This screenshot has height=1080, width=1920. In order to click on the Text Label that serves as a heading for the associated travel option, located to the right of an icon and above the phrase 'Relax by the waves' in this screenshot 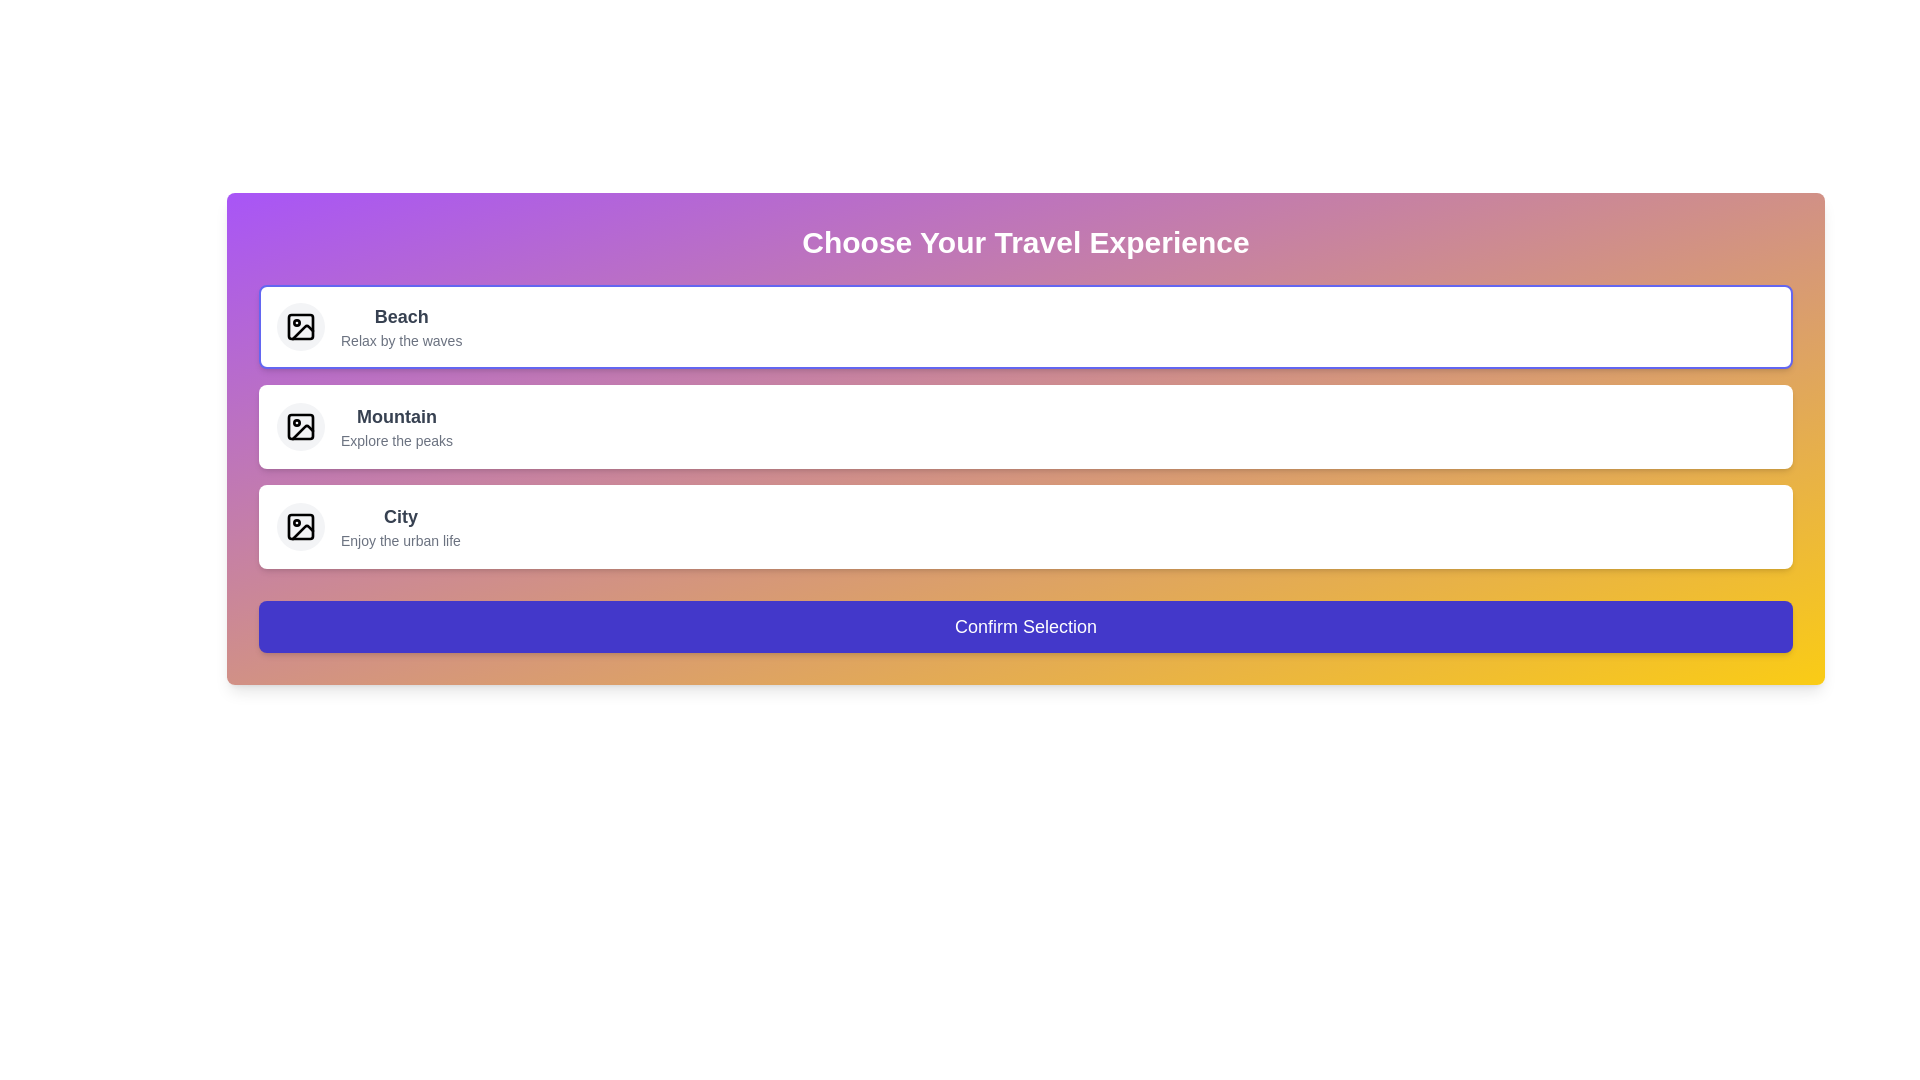, I will do `click(400, 315)`.